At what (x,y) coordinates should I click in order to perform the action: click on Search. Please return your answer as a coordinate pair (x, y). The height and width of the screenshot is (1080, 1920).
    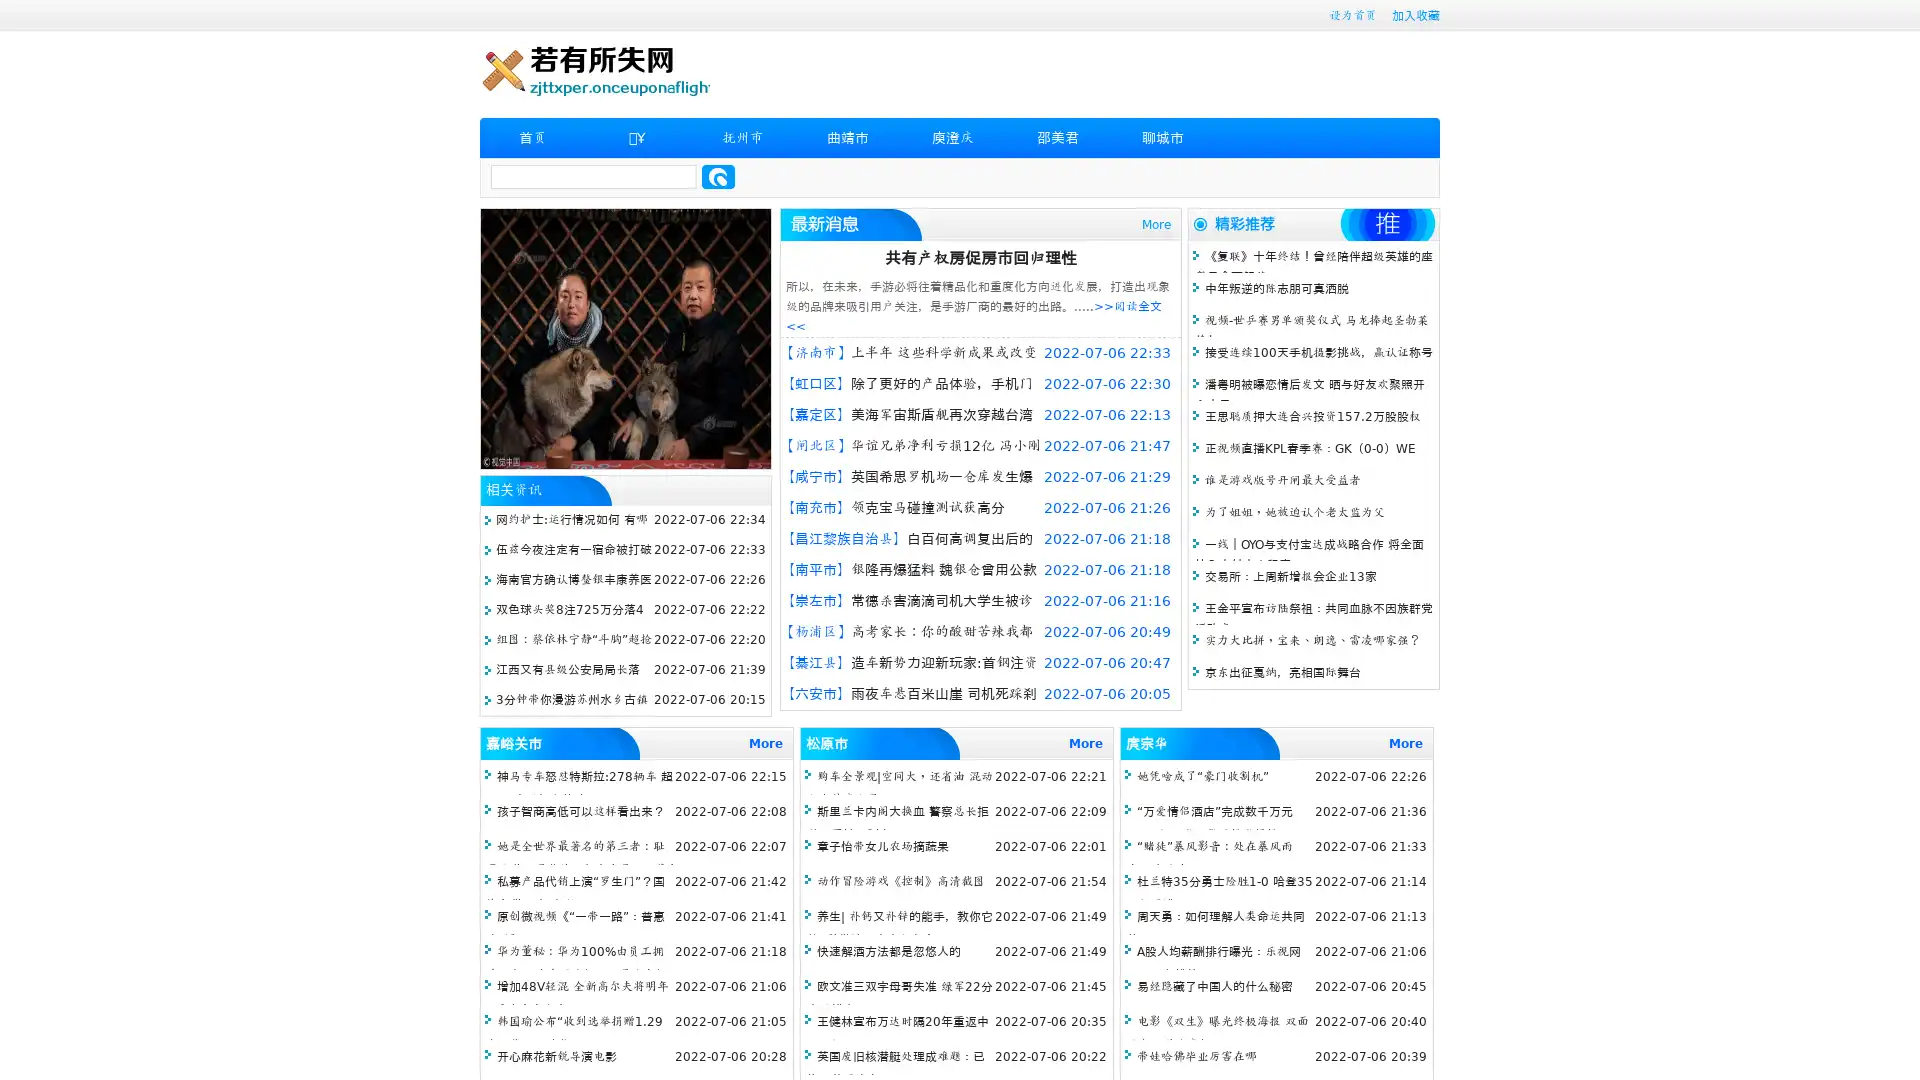
    Looking at the image, I should click on (718, 176).